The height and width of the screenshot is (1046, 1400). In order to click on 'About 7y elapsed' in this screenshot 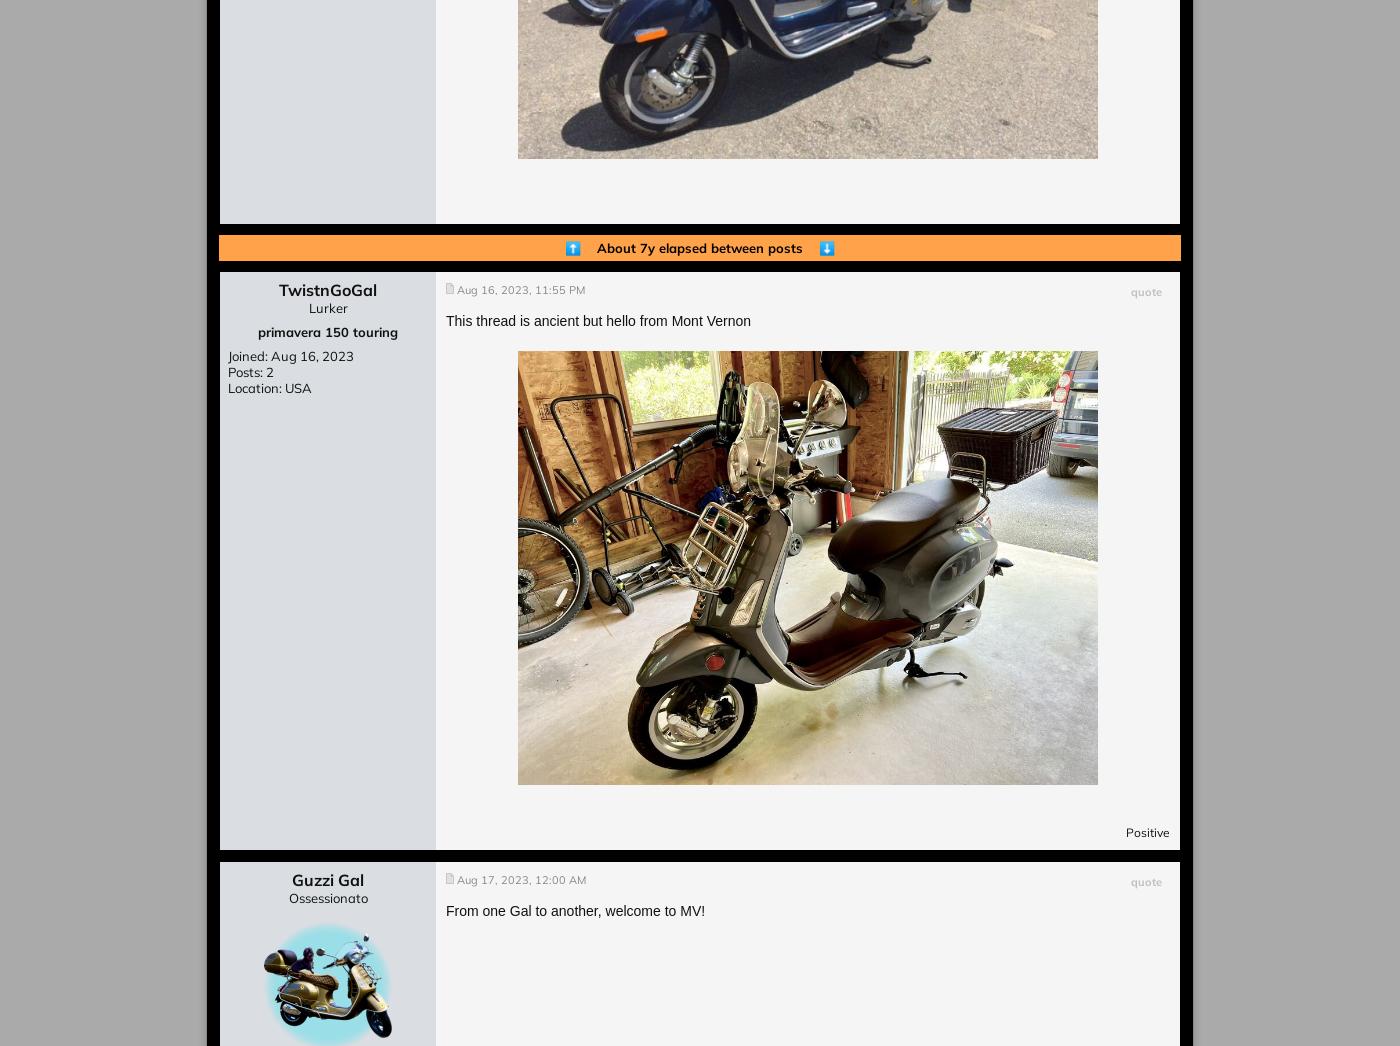, I will do `click(593, 245)`.